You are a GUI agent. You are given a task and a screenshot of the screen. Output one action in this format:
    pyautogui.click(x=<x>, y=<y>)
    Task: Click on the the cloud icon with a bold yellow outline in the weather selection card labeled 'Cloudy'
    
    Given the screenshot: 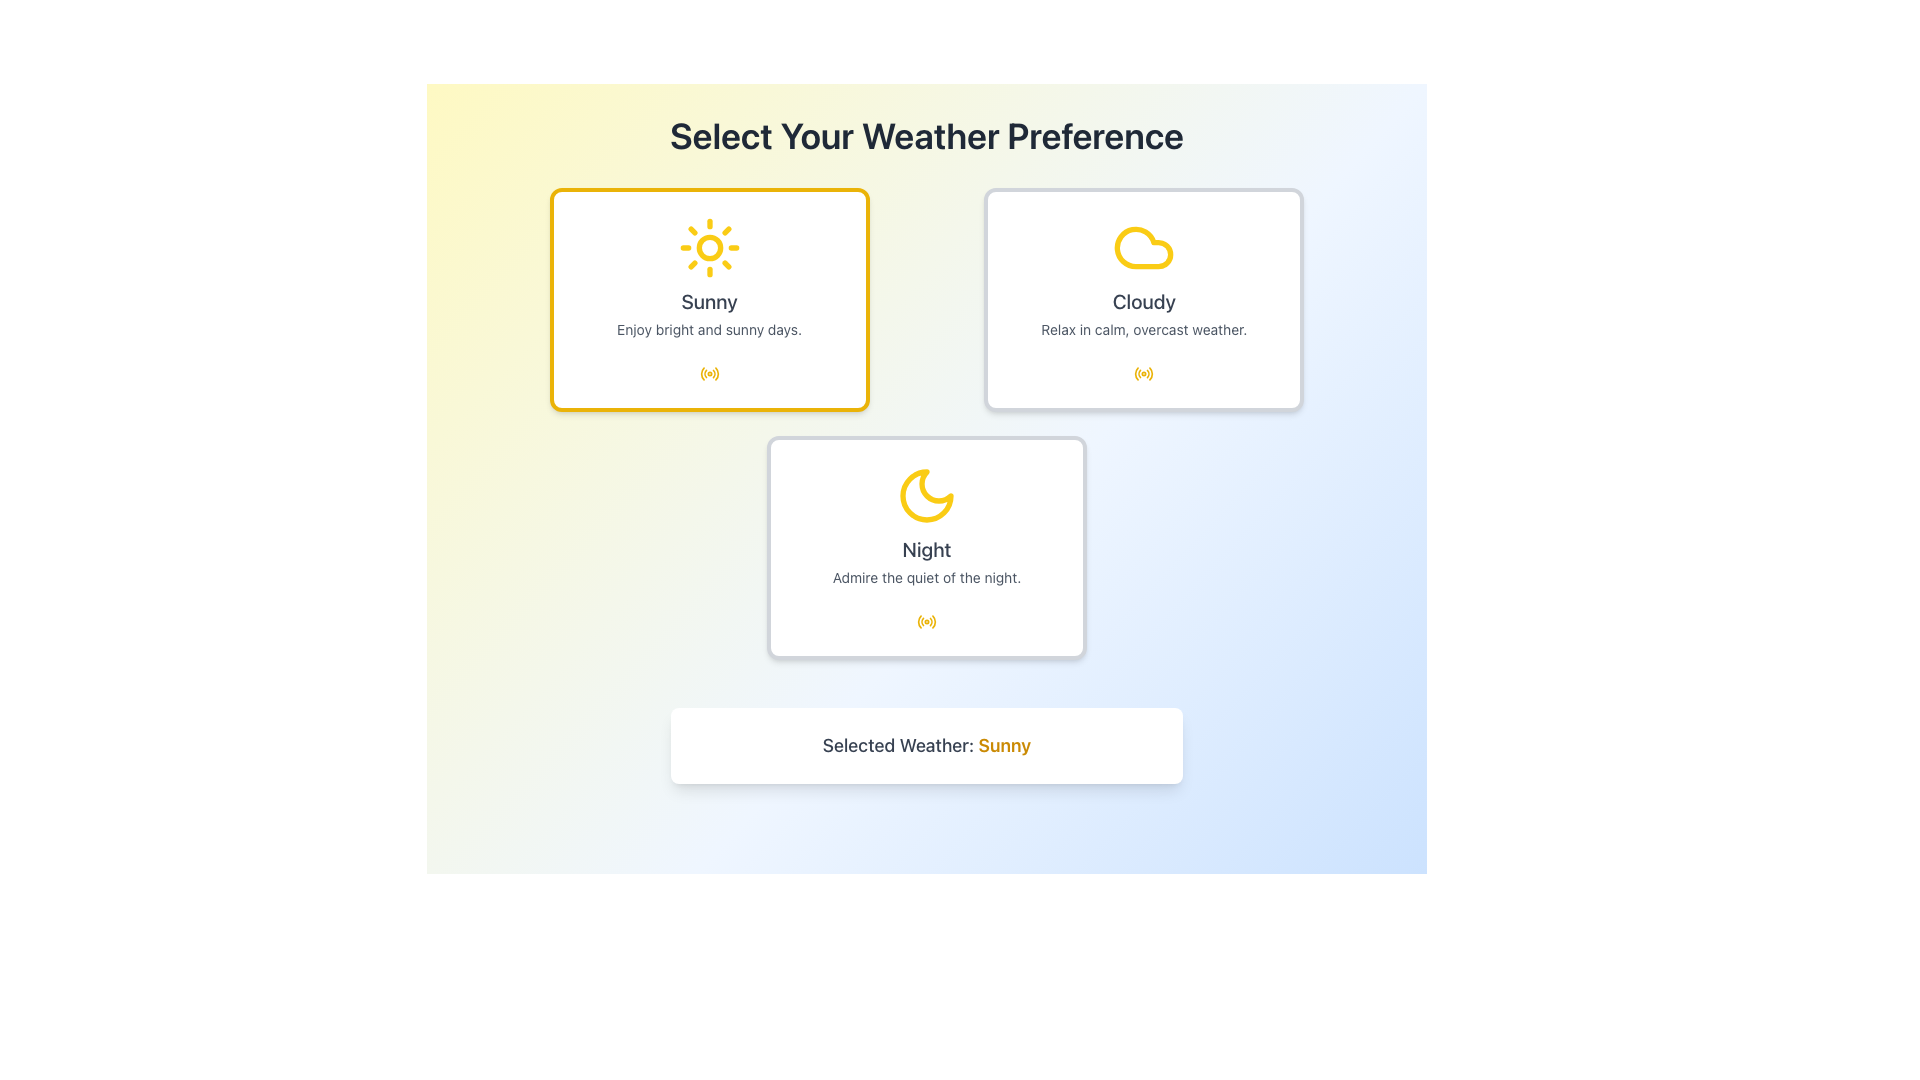 What is the action you would take?
    pyautogui.click(x=1144, y=246)
    